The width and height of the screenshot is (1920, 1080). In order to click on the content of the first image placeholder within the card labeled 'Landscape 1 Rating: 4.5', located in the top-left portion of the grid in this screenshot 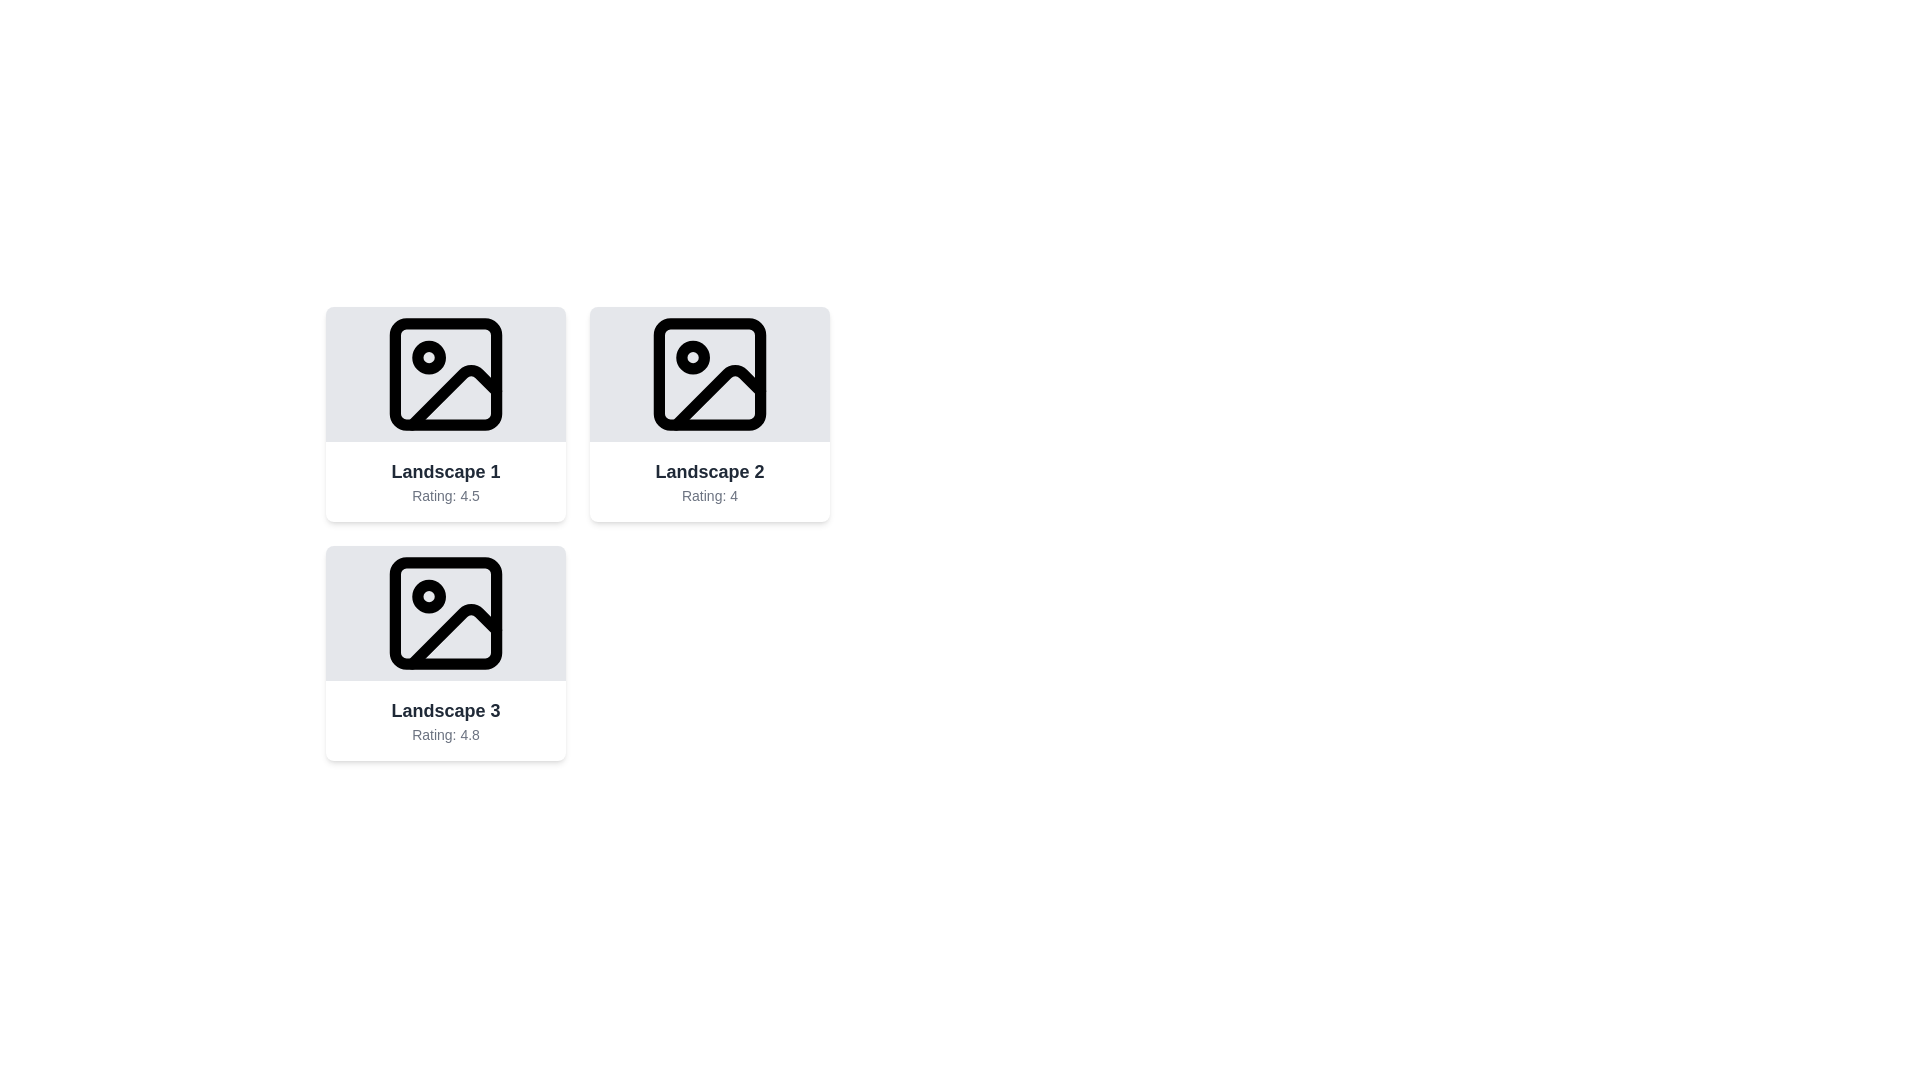, I will do `click(445, 374)`.